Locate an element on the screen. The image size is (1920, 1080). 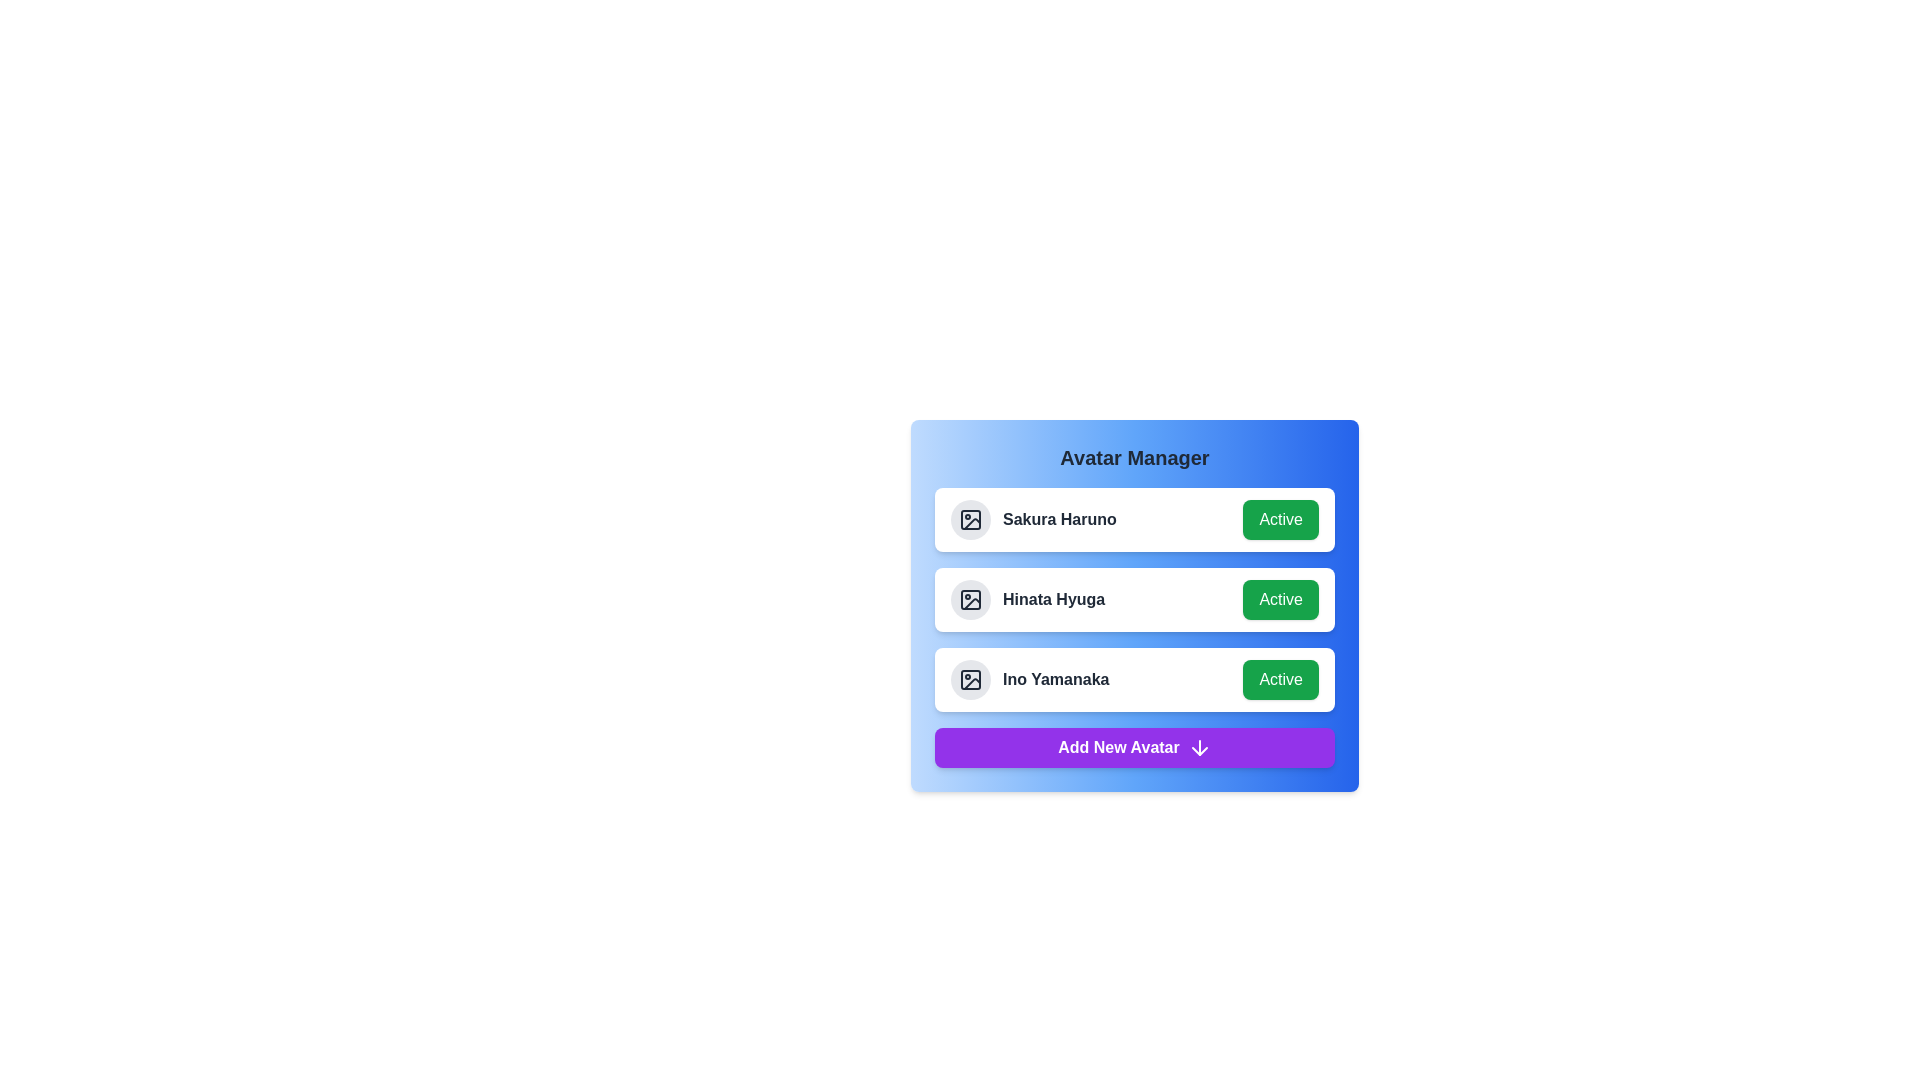
the avatar placeholder icon in the Avatar Manager component, located in the leftmost segment of the third row, aligned with the user's name and the green 'Active' indicator is located at coordinates (970, 678).